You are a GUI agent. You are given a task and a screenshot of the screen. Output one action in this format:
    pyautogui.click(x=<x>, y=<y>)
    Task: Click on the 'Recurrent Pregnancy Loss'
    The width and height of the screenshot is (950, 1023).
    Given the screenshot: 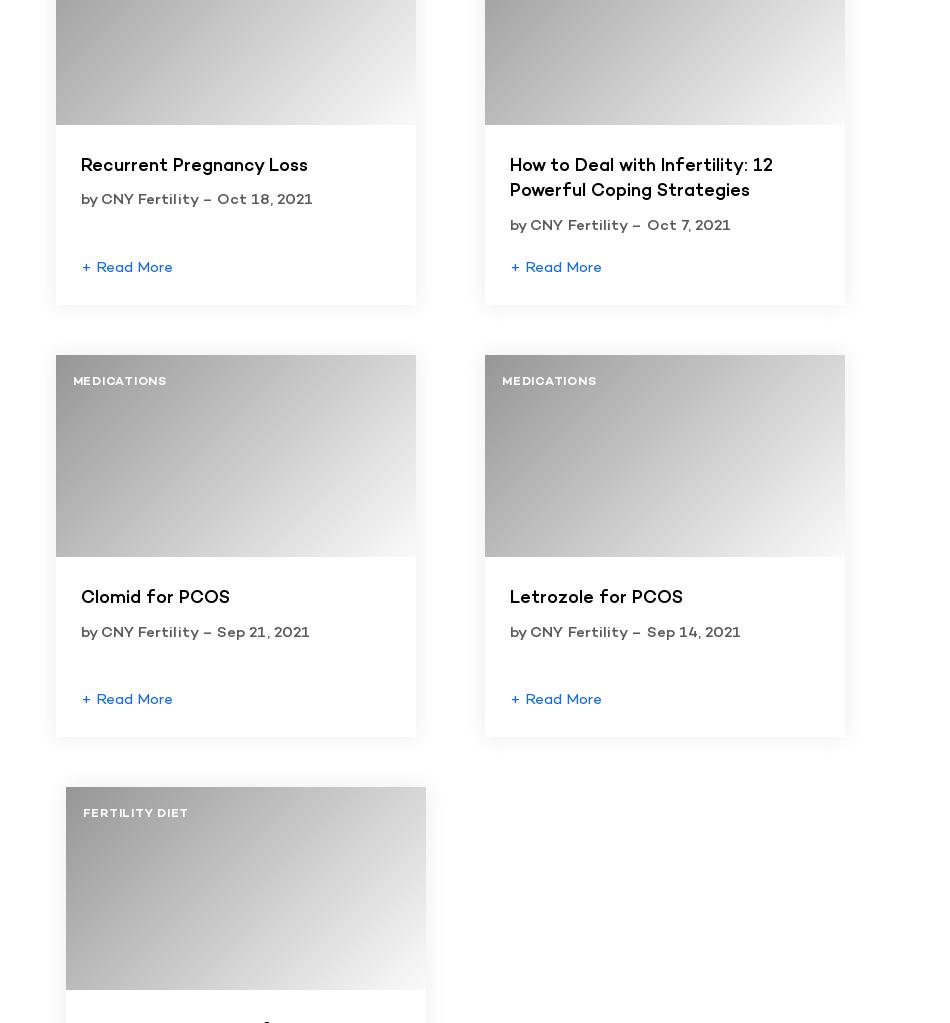 What is the action you would take?
    pyautogui.click(x=193, y=166)
    